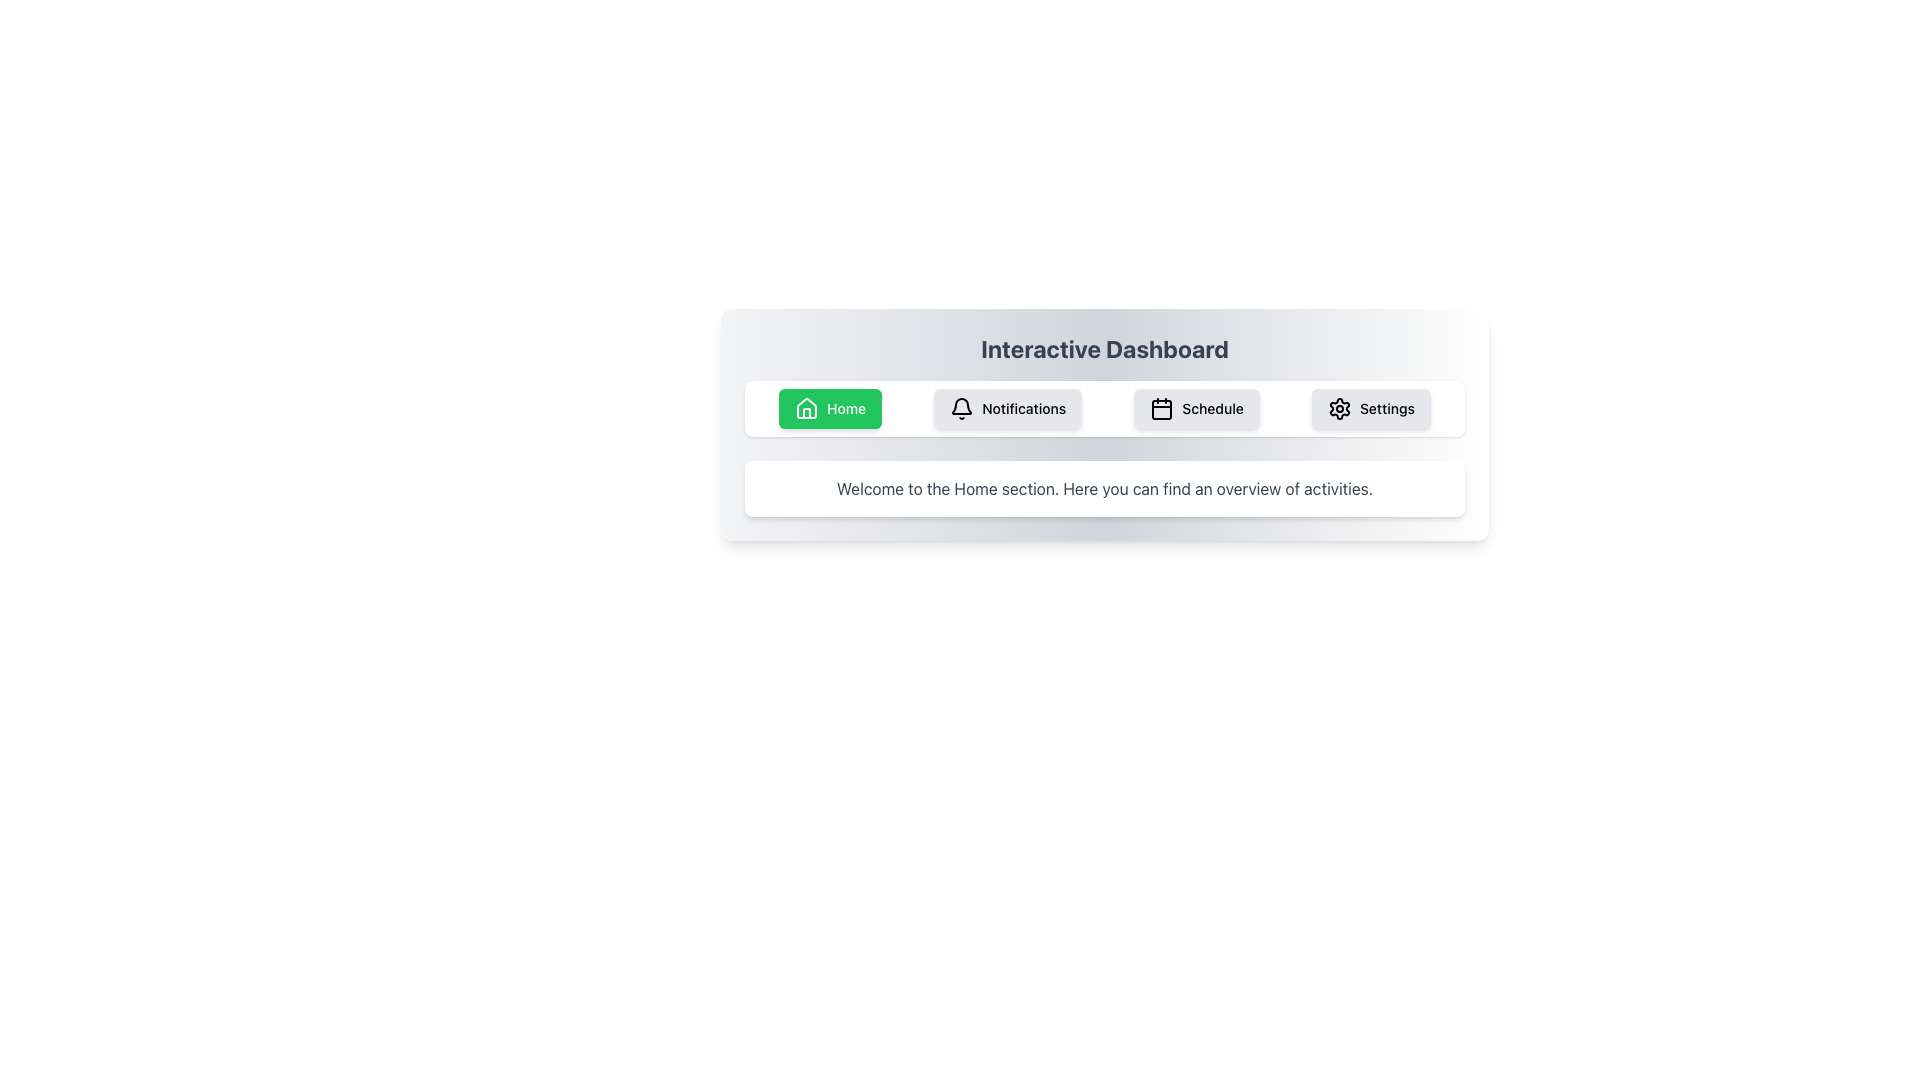 Image resolution: width=1920 pixels, height=1080 pixels. I want to click on the 'Home' button, so click(846, 407).